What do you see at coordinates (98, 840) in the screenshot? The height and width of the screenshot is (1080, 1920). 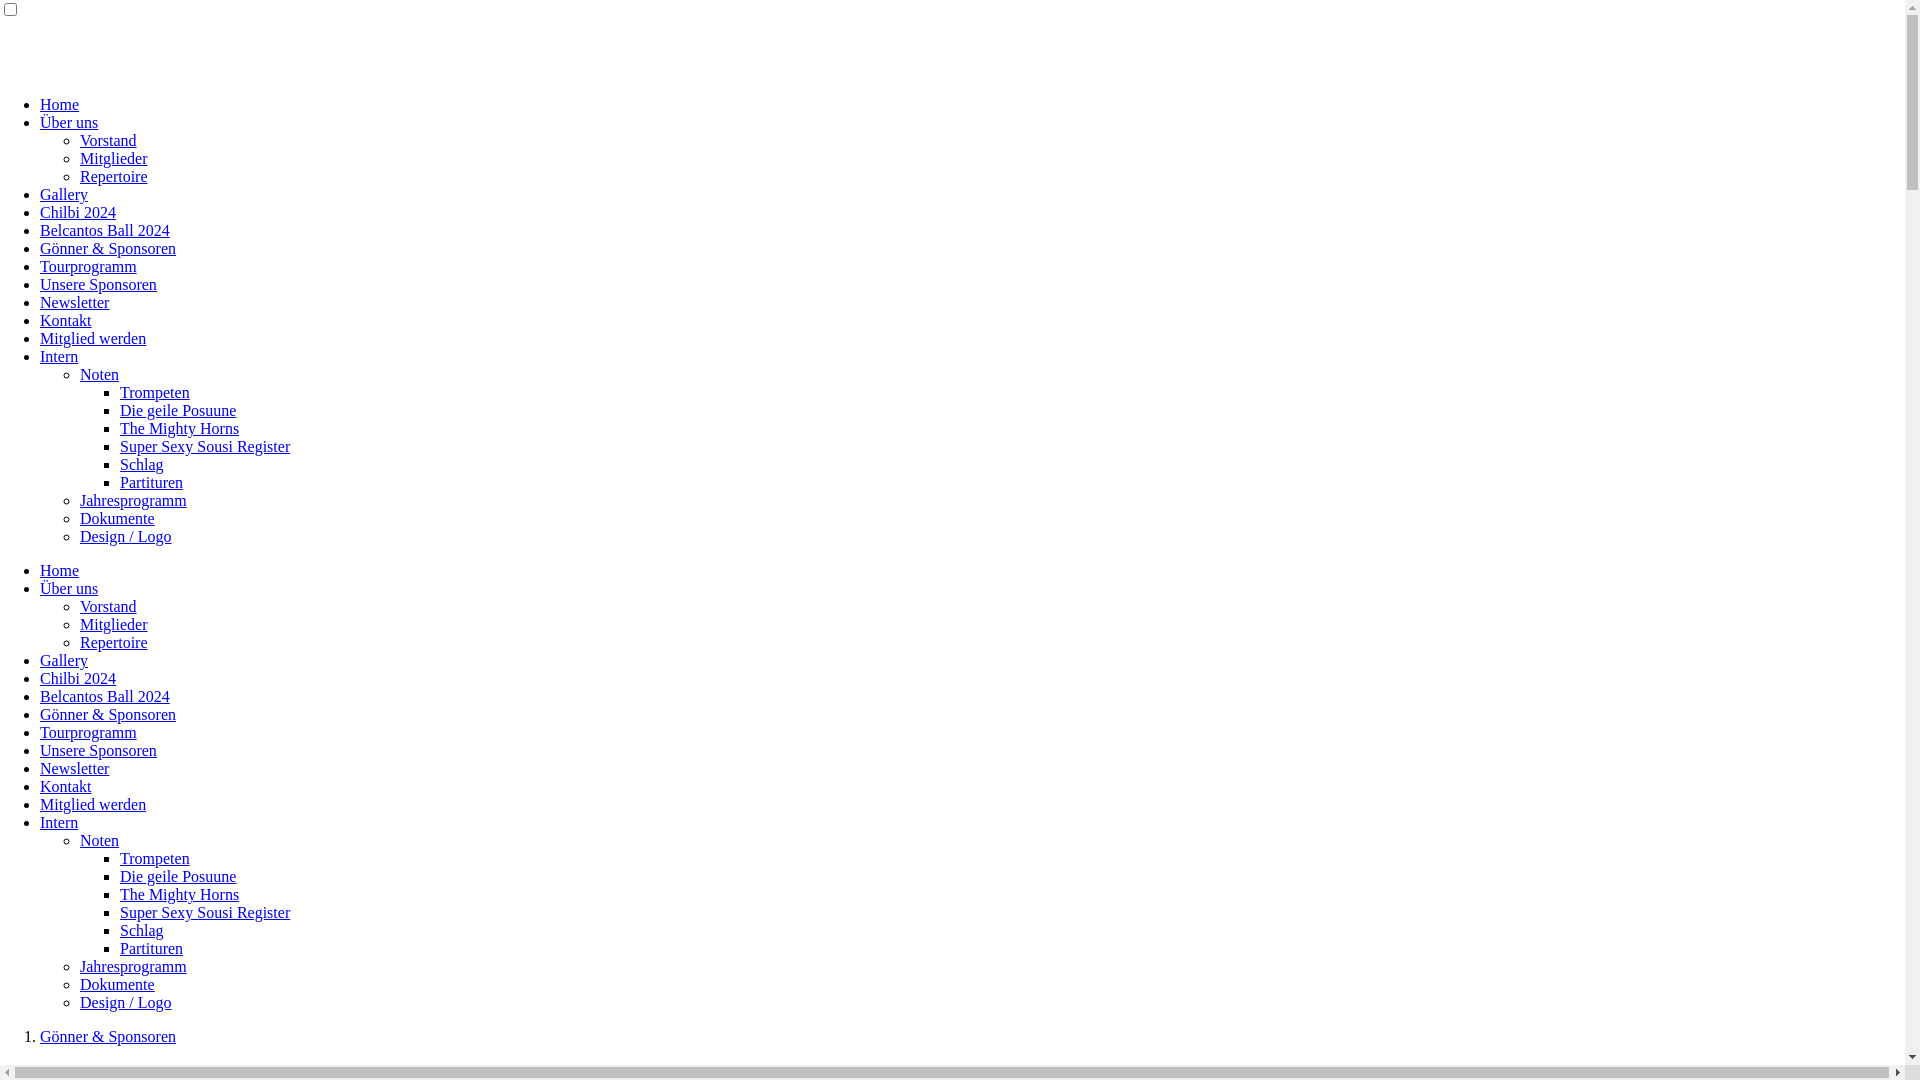 I see `'Noten'` at bounding box center [98, 840].